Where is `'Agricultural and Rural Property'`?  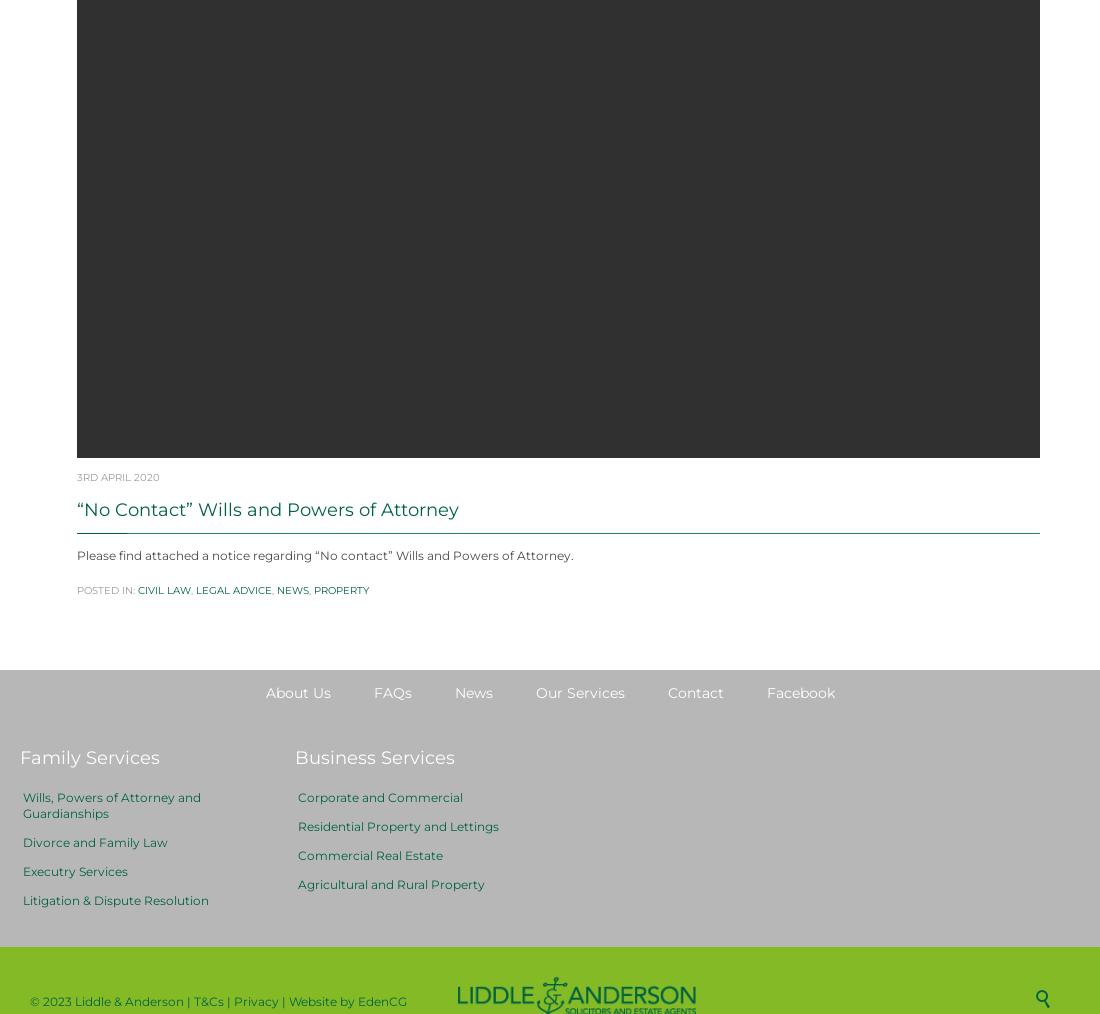 'Agricultural and Rural Property' is located at coordinates (391, 932).